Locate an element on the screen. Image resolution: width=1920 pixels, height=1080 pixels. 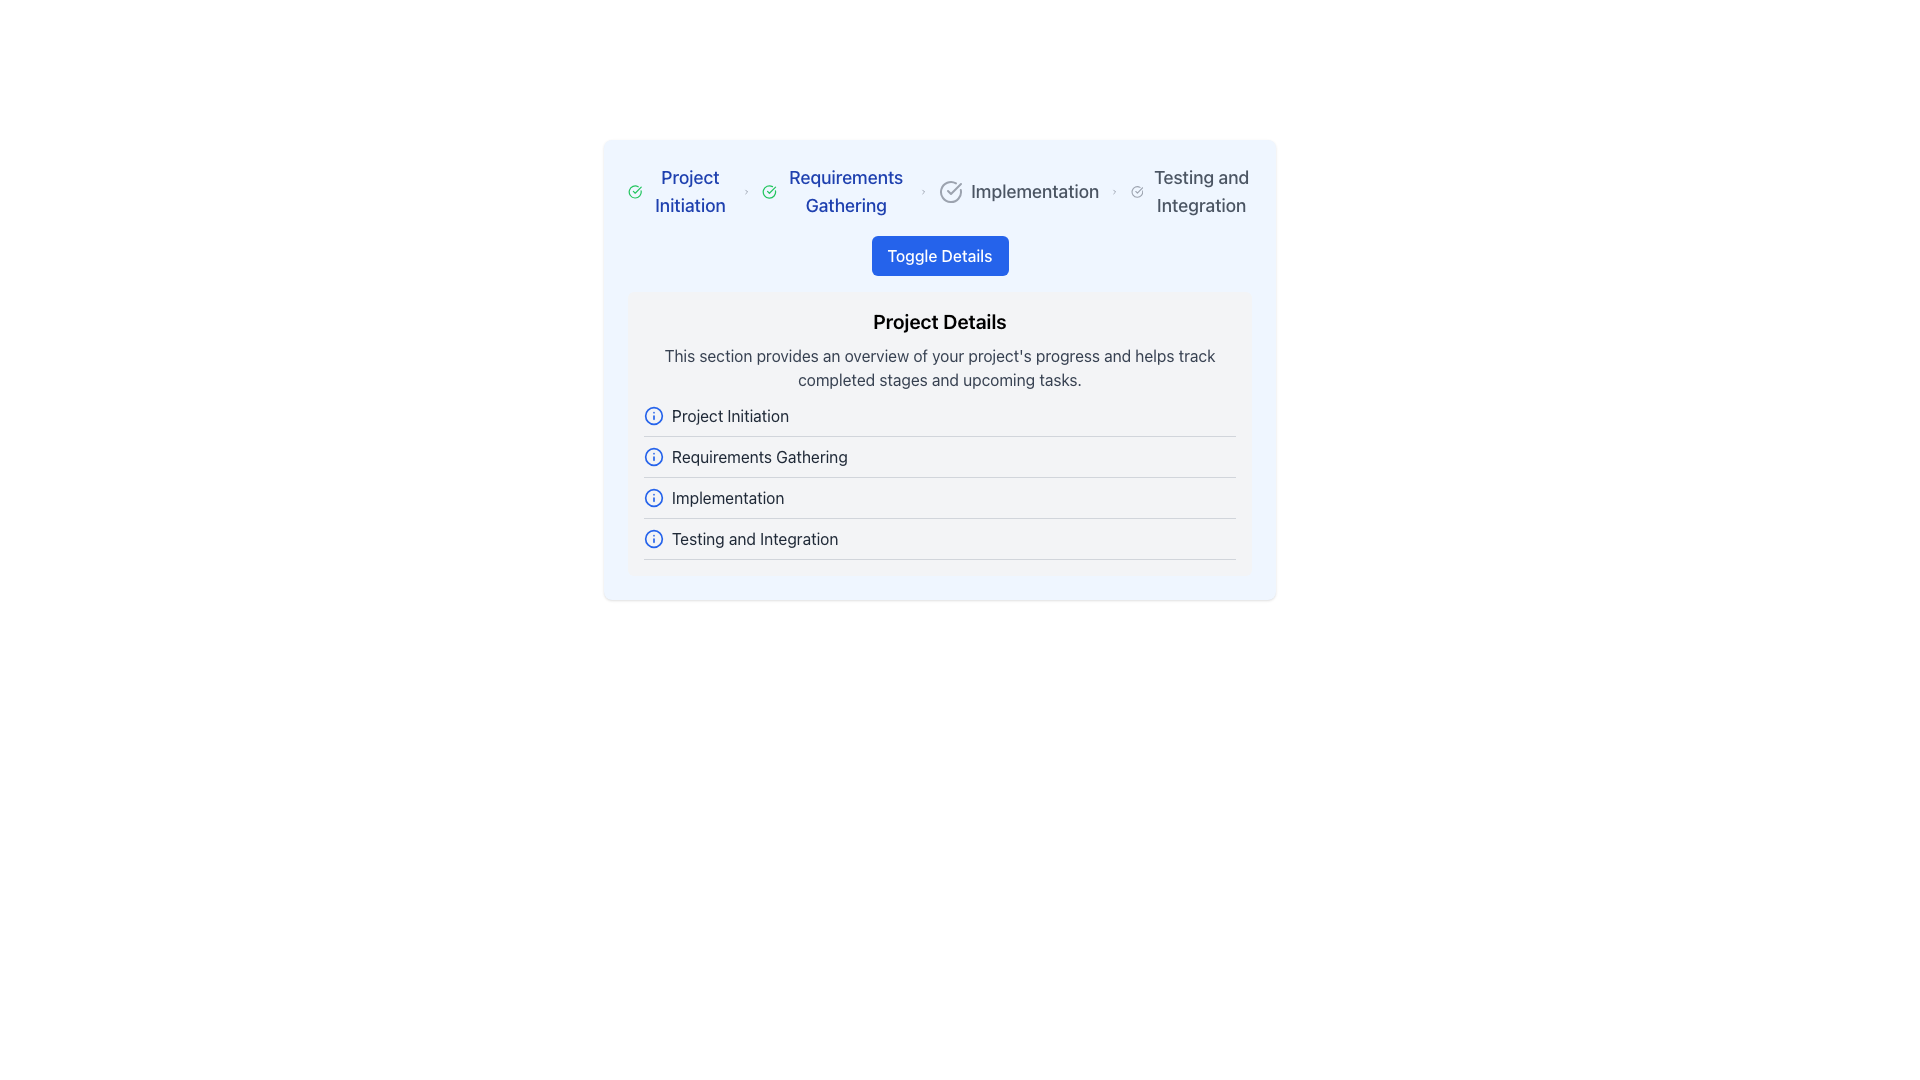
title text that serves as a heading for the project details section, located immediately below the 'Toggle Details' button is located at coordinates (939, 320).